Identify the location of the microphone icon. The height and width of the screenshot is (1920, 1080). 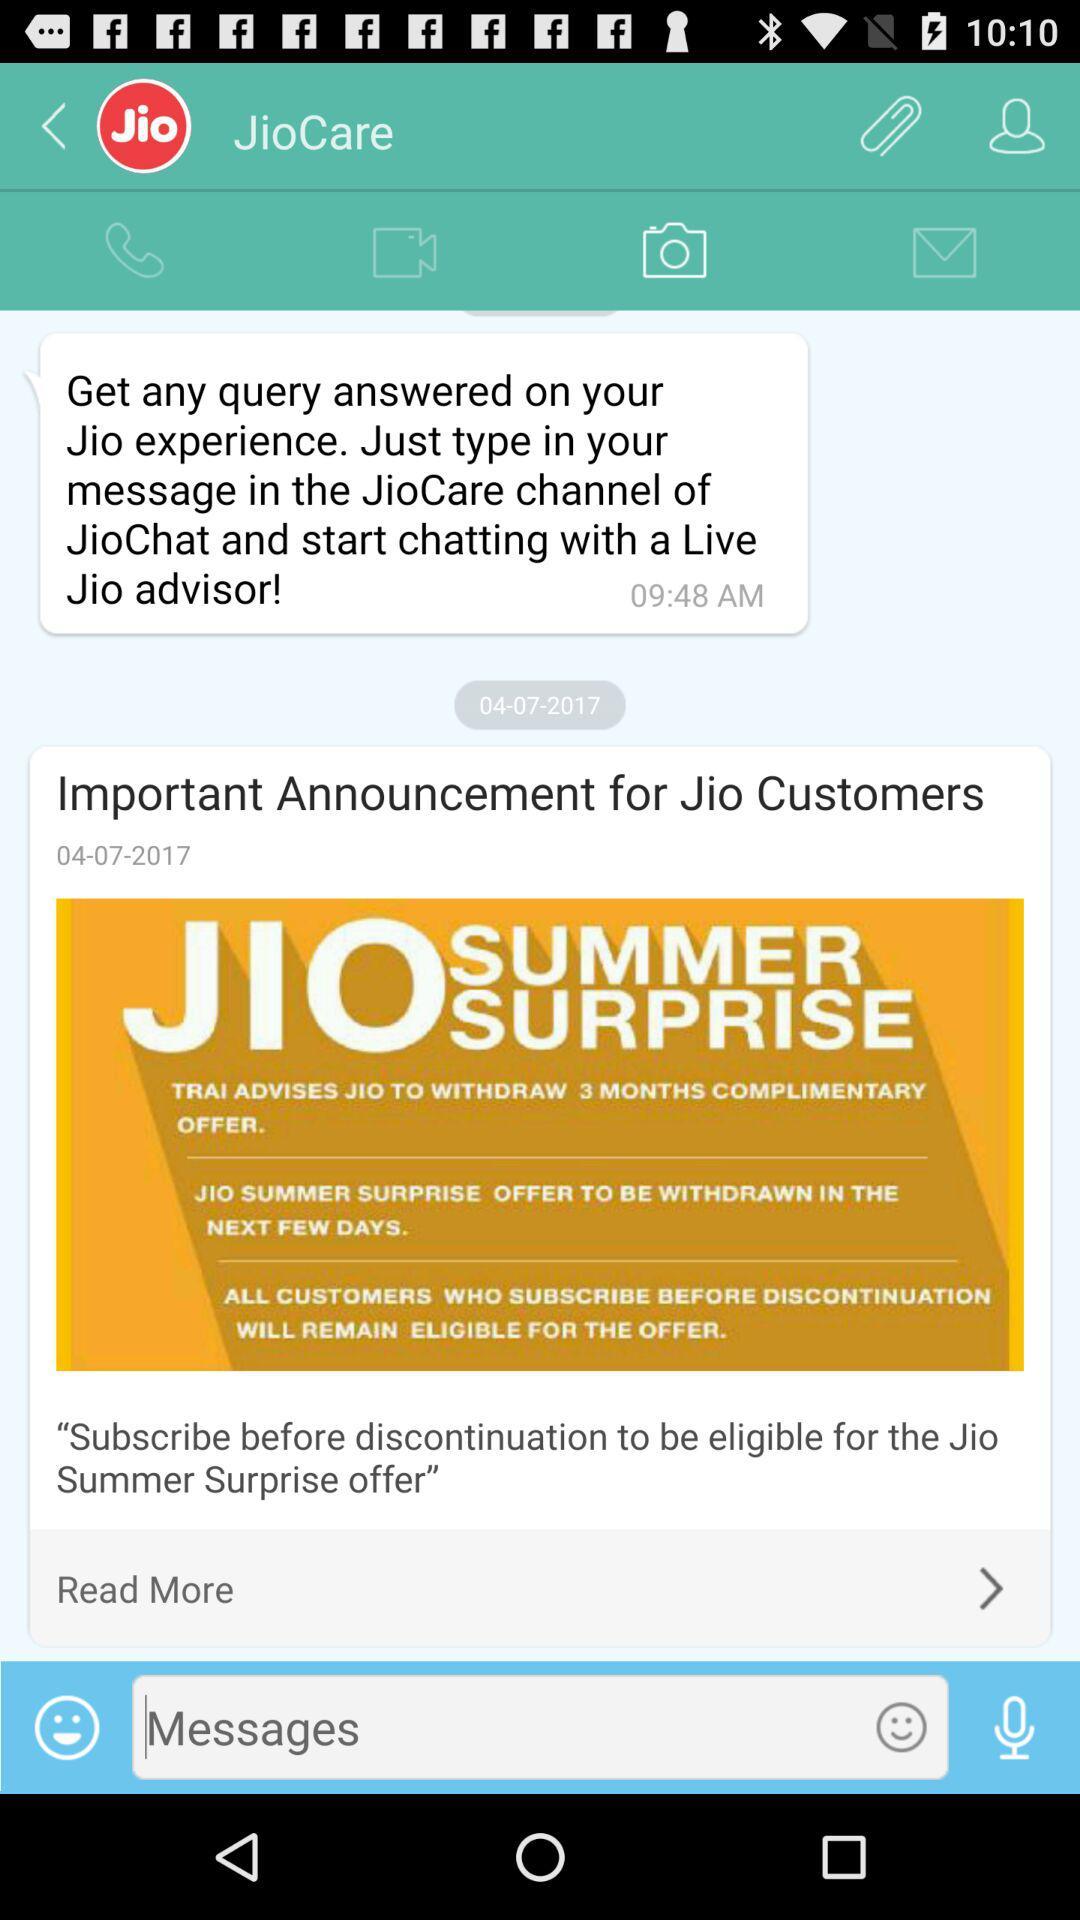
(1014, 1847).